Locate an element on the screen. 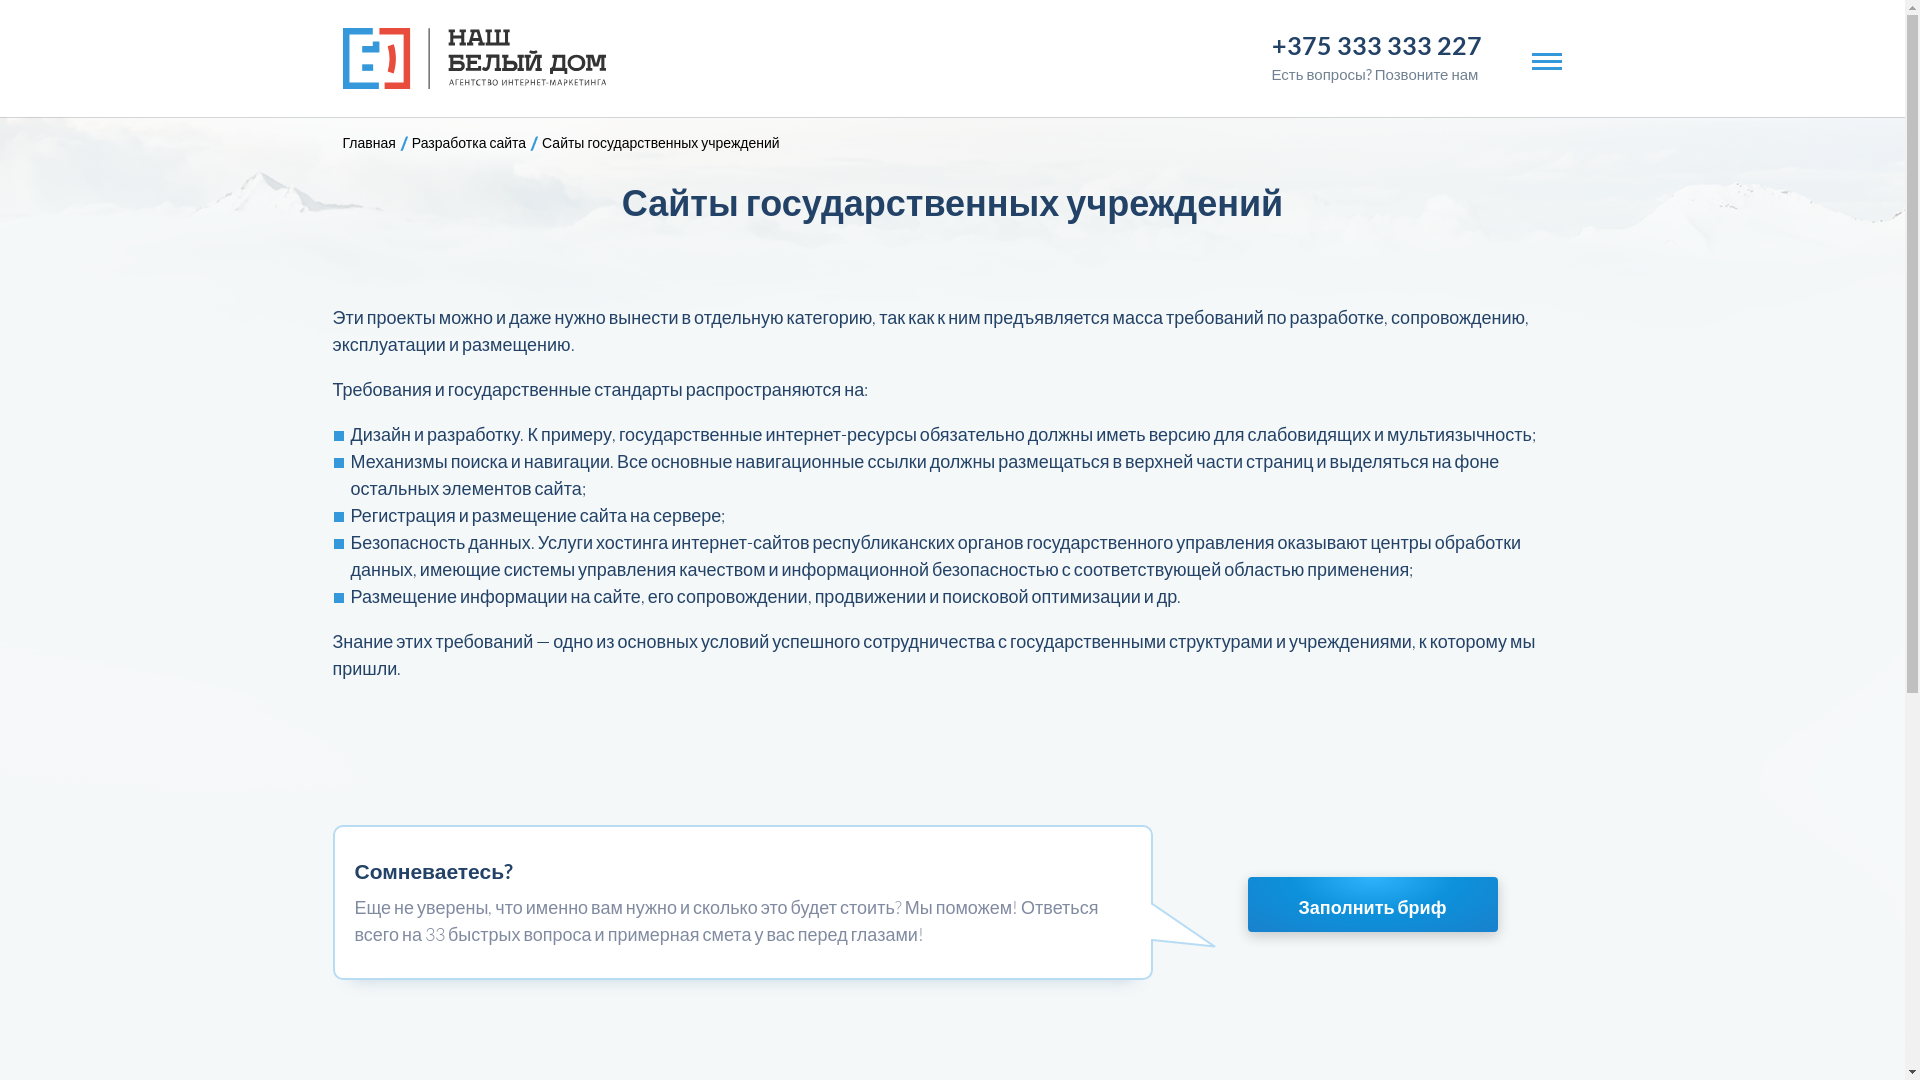  '+375 333 333 227' is located at coordinates (1271, 45).